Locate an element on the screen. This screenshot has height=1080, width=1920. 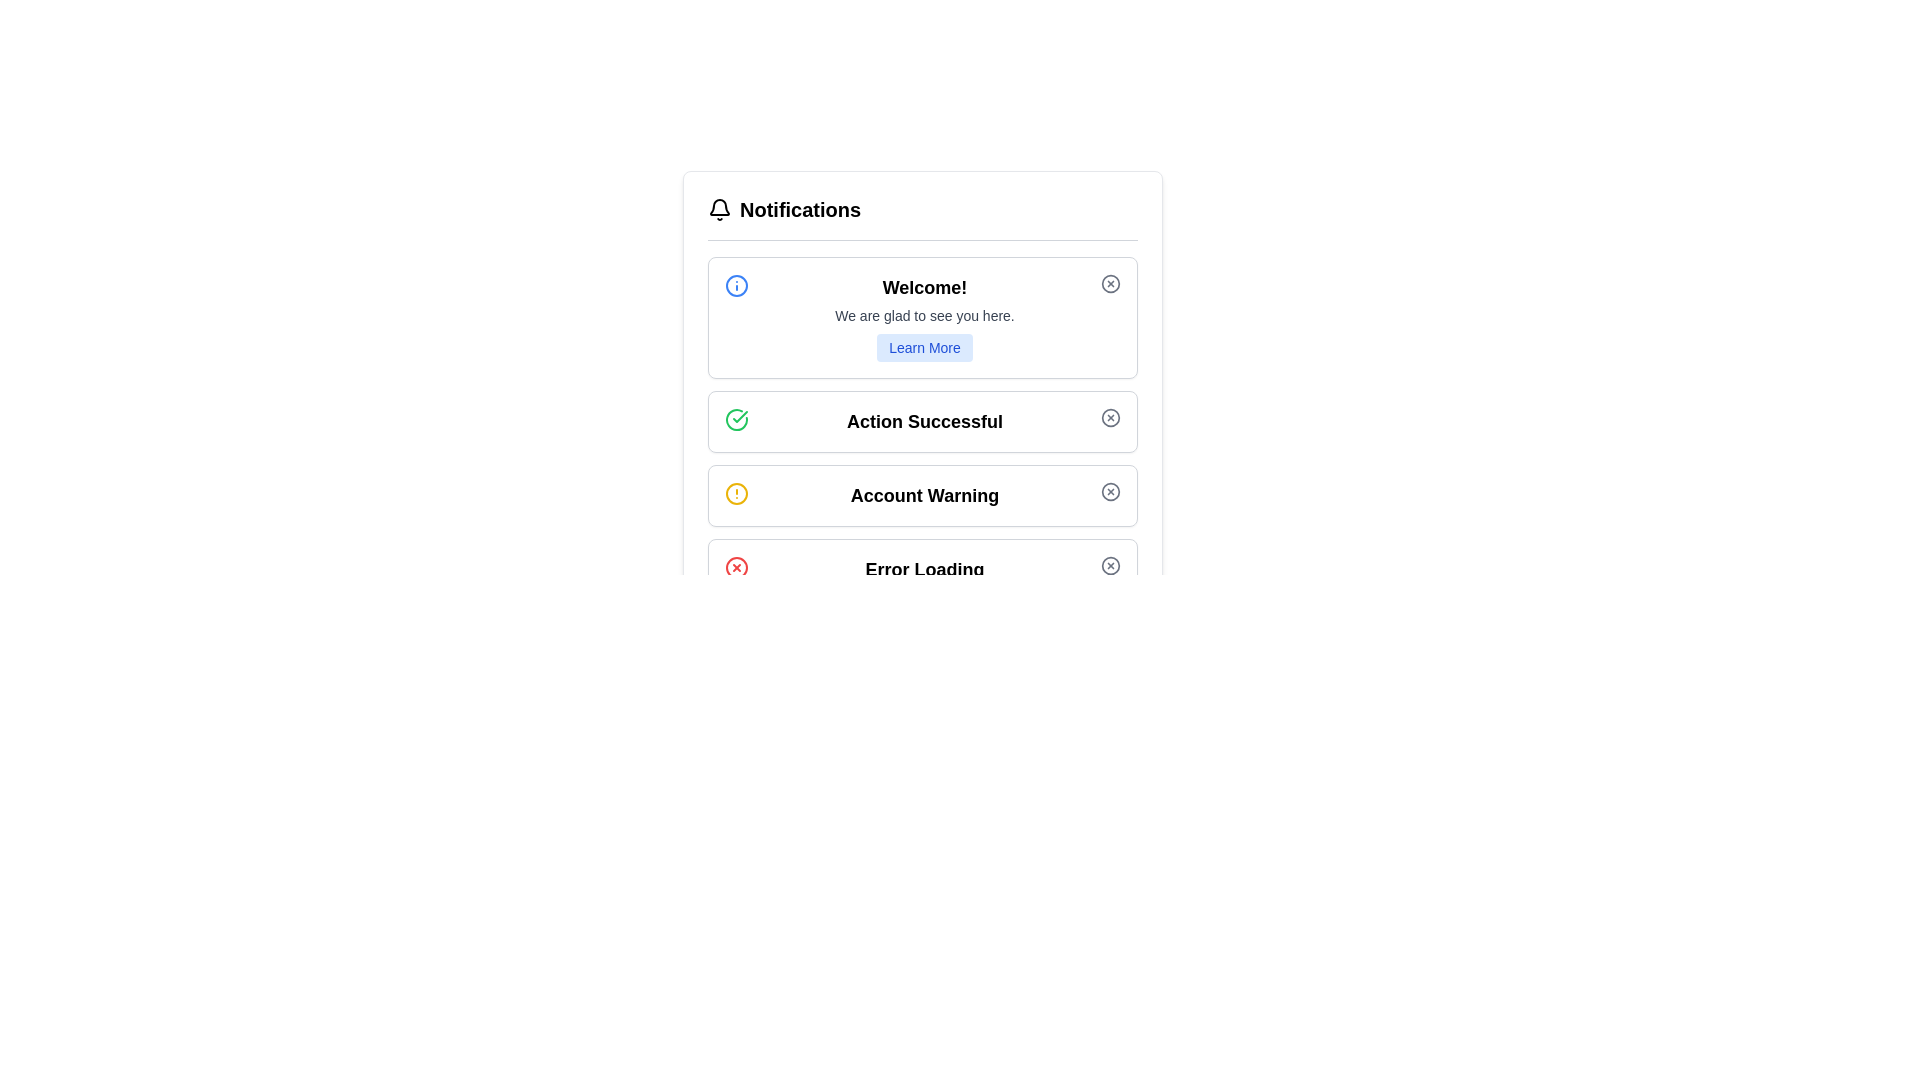
the second notification item in the Notification Panel that contains the message 'Action Successful' is located at coordinates (921, 427).